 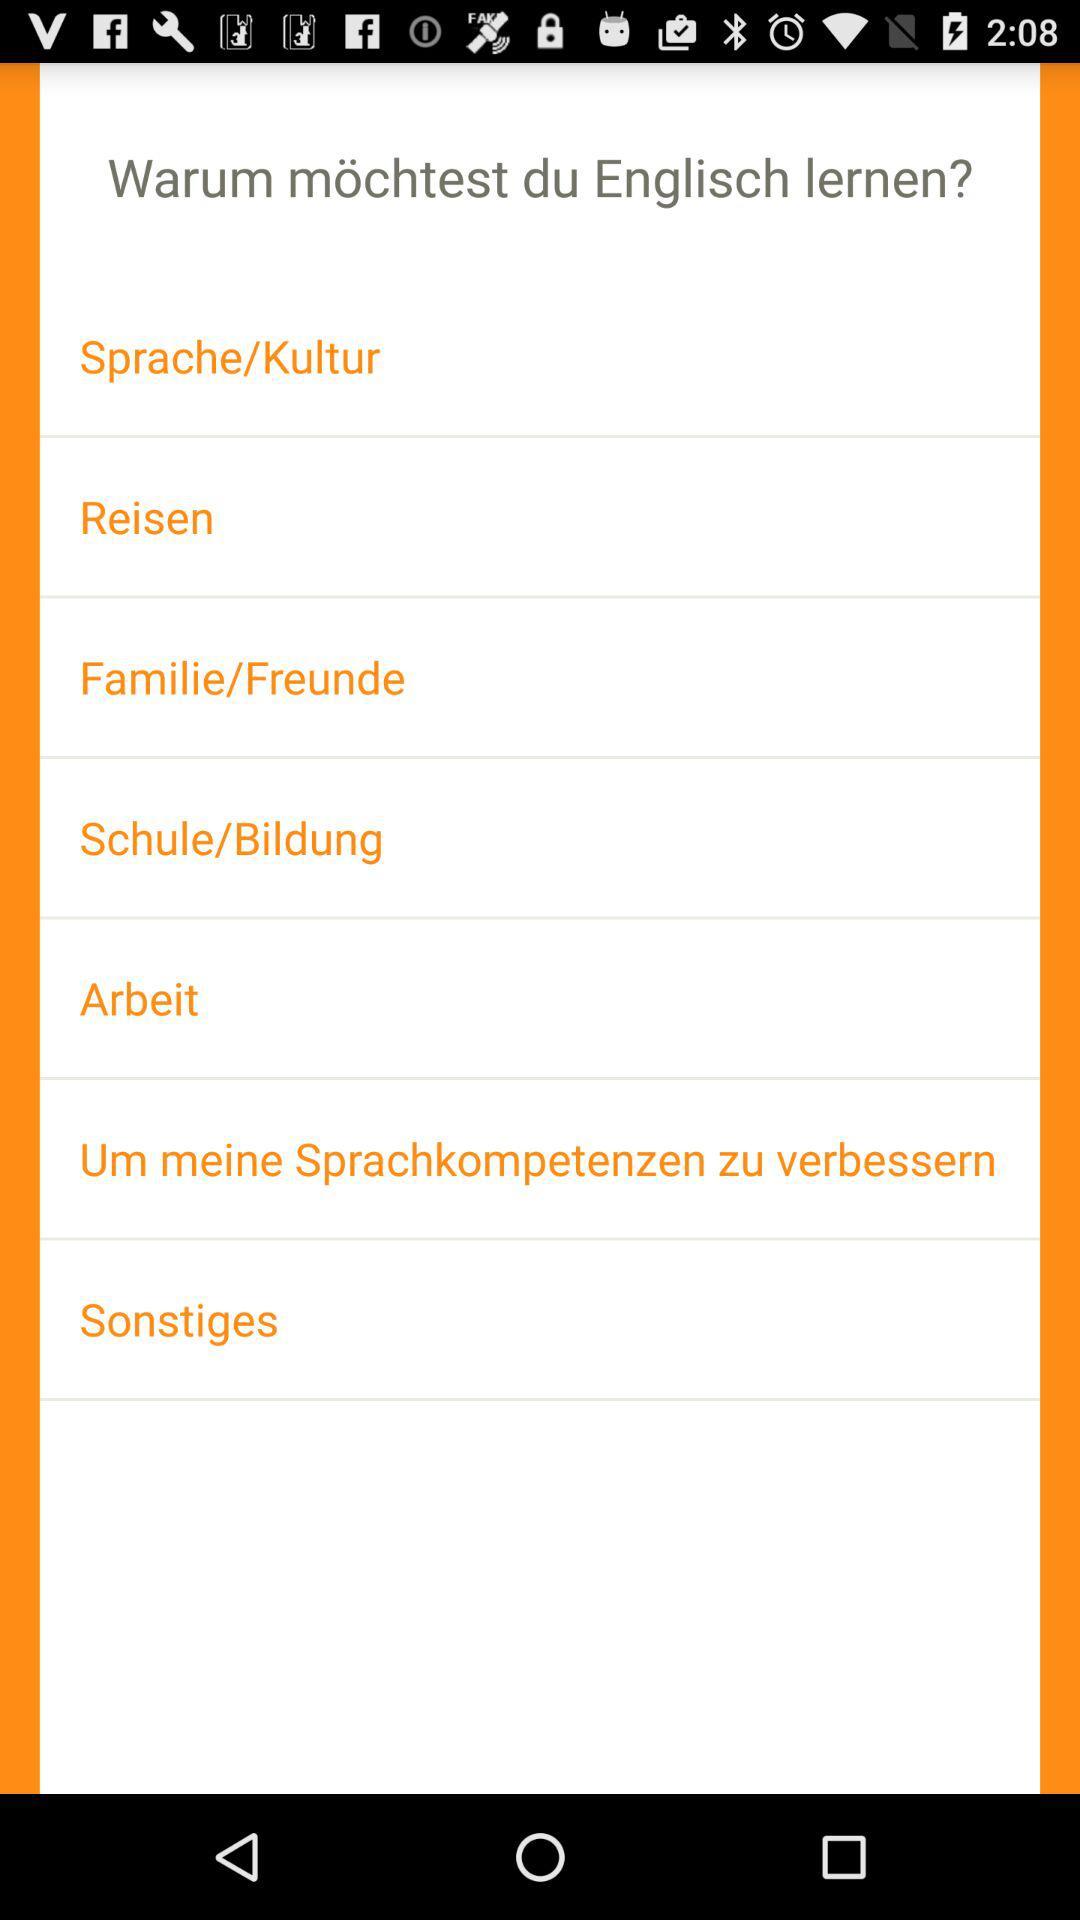 I want to click on the item at the bottom, so click(x=540, y=1319).